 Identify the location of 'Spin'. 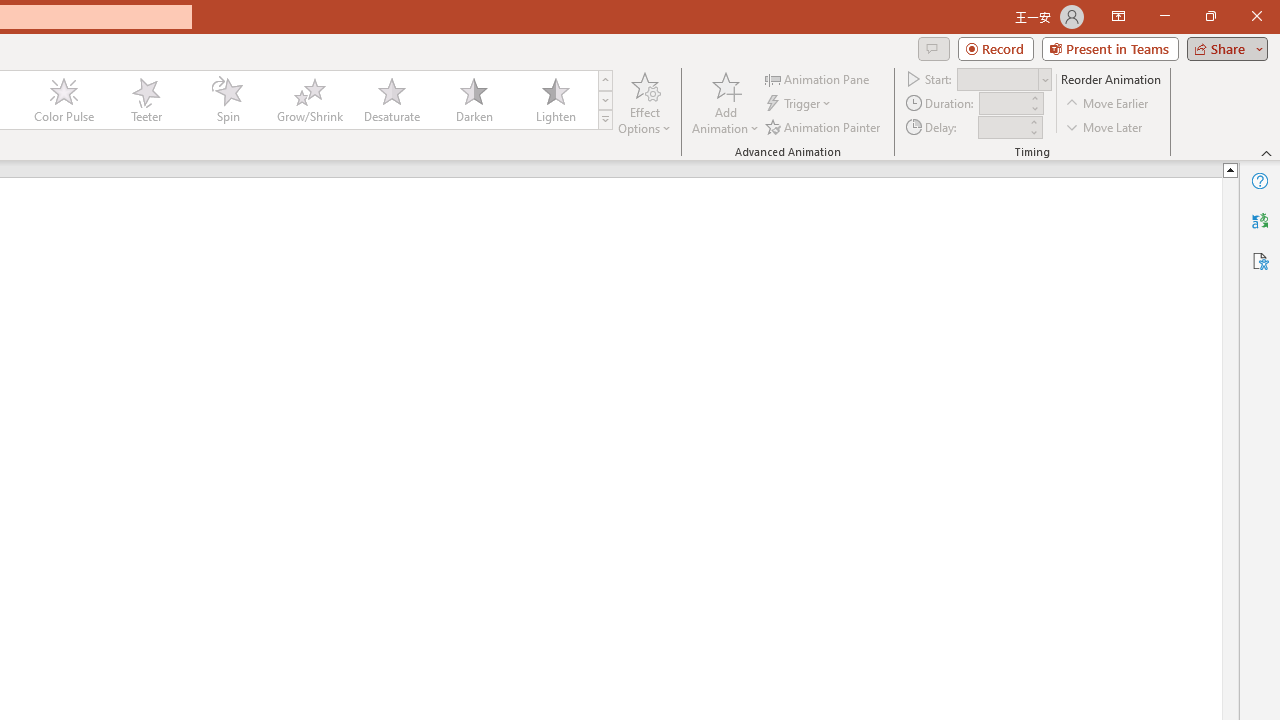
(227, 100).